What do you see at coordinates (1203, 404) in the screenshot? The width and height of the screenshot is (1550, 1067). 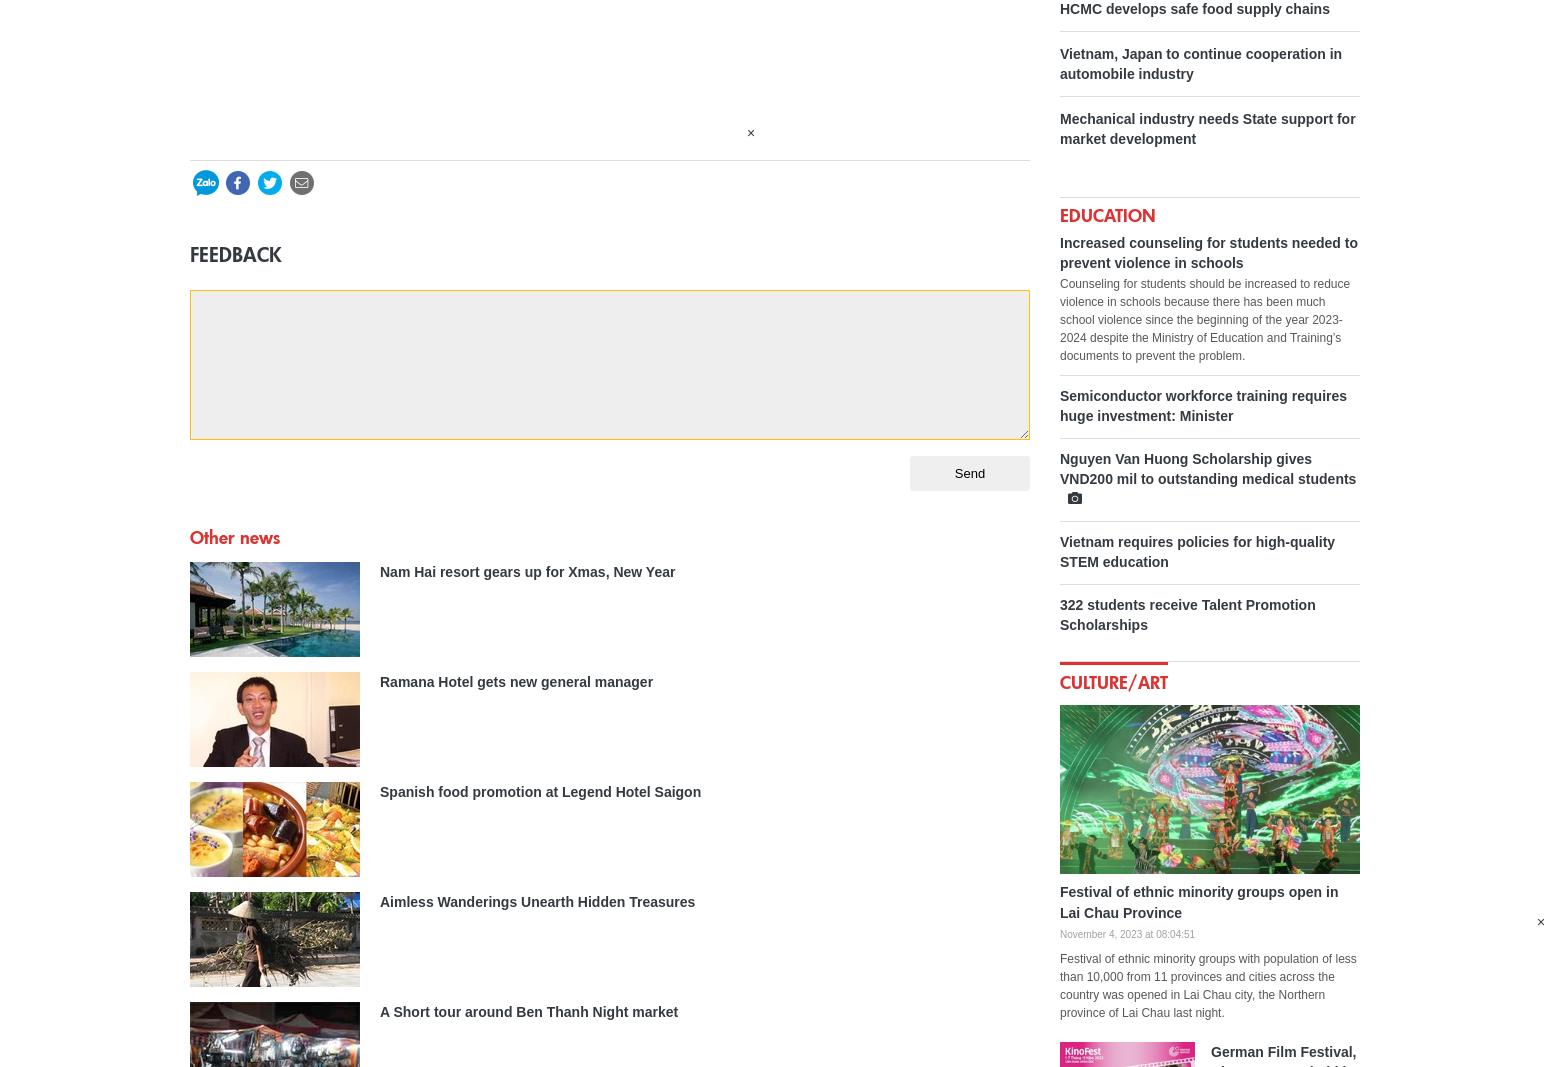 I see `'Semiconductor workforce training requires huge investment: Minister'` at bounding box center [1203, 404].